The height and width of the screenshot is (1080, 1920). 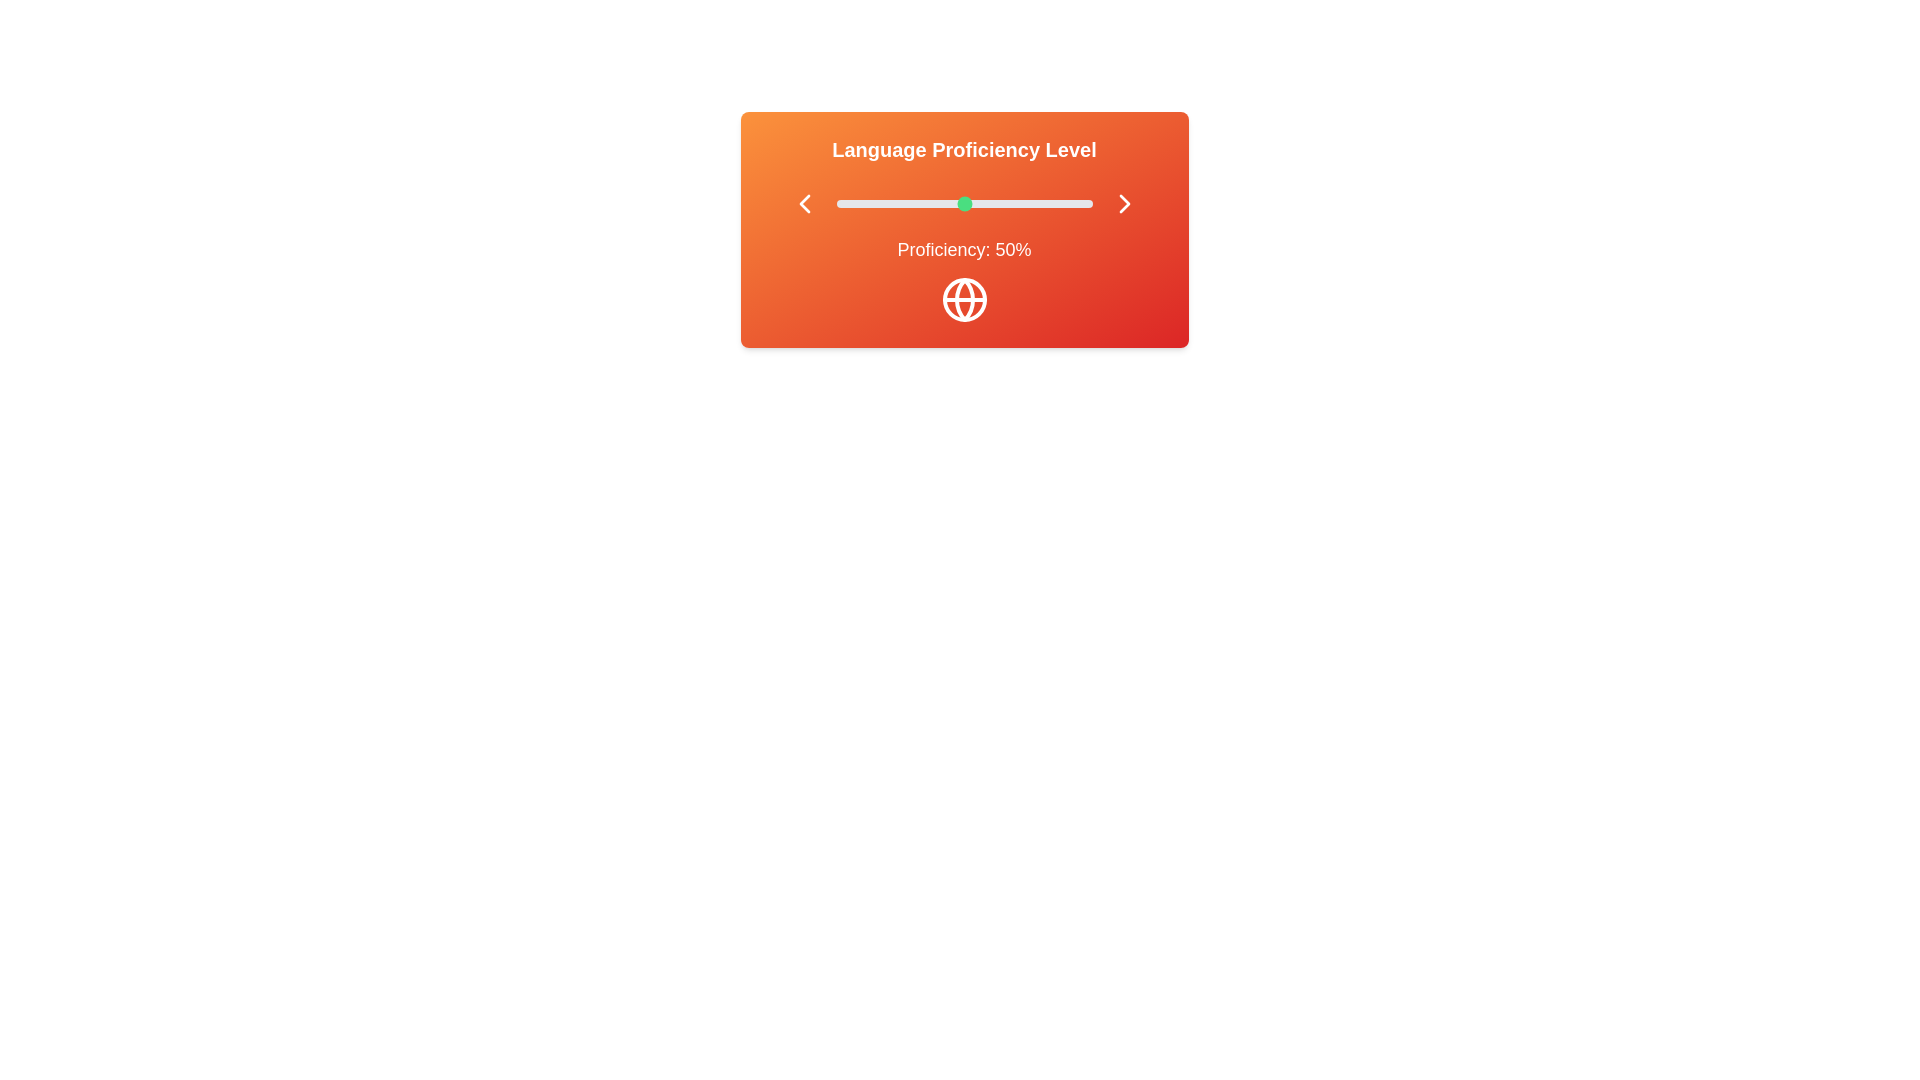 What do you see at coordinates (1124, 204) in the screenshot?
I see `right chevron button to increase the proficiency level` at bounding box center [1124, 204].